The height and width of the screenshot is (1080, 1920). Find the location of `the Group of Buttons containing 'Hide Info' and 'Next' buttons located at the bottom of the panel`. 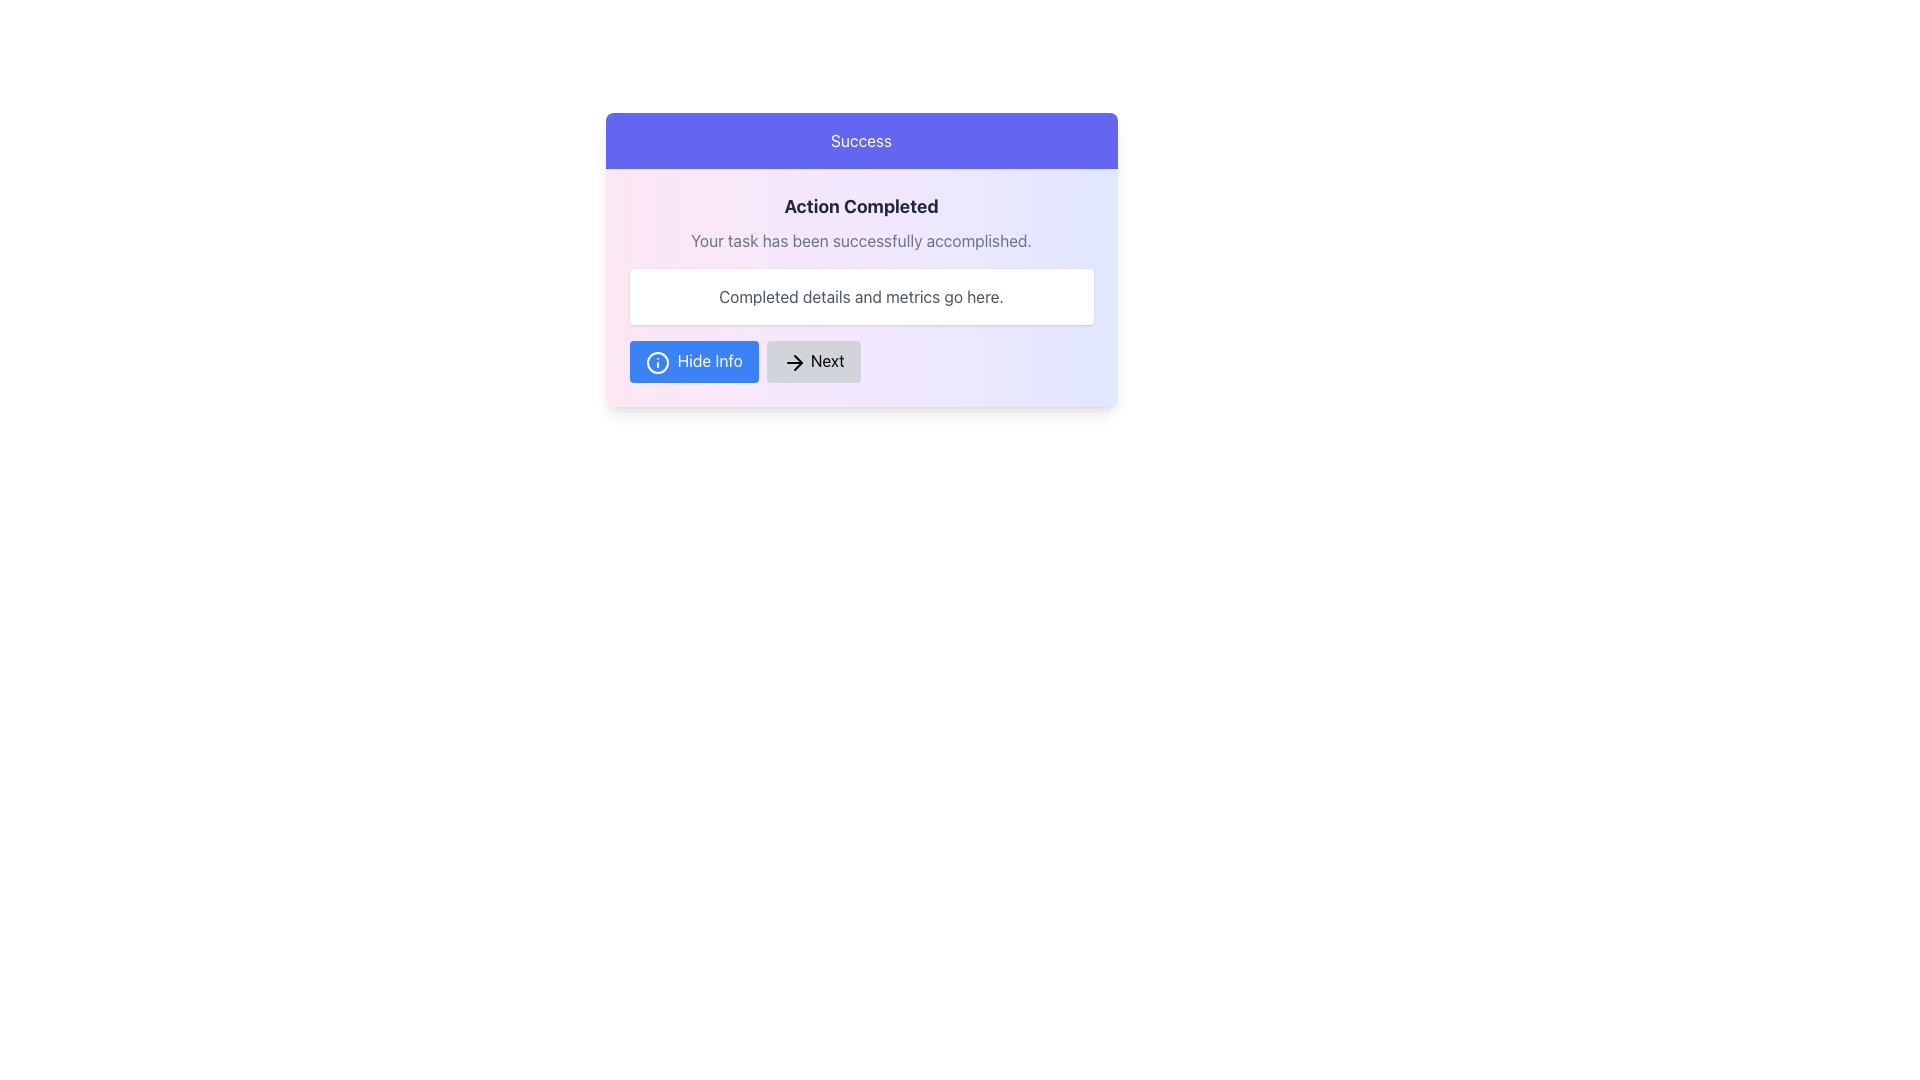

the Group of Buttons containing 'Hide Info' and 'Next' buttons located at the bottom of the panel is located at coordinates (861, 361).